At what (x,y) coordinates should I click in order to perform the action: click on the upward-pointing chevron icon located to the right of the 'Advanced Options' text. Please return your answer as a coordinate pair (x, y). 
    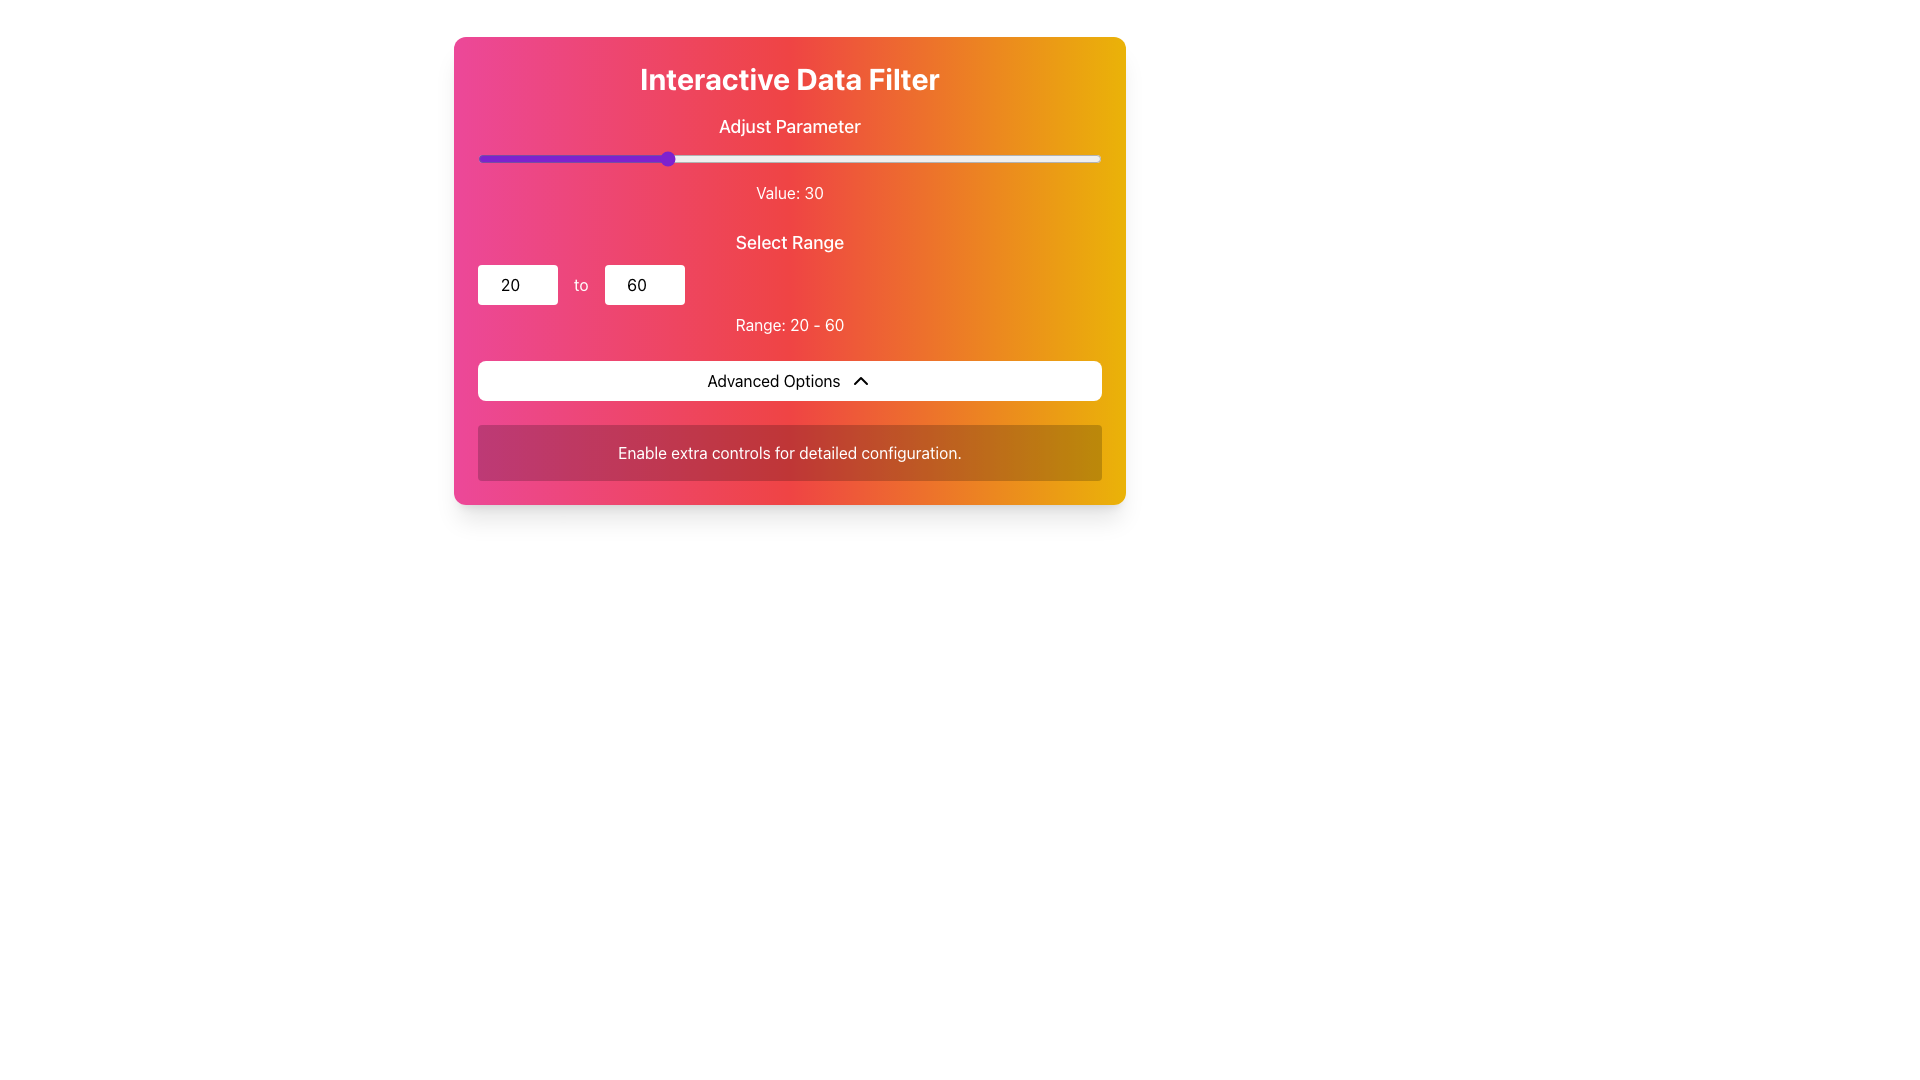
    Looking at the image, I should click on (860, 381).